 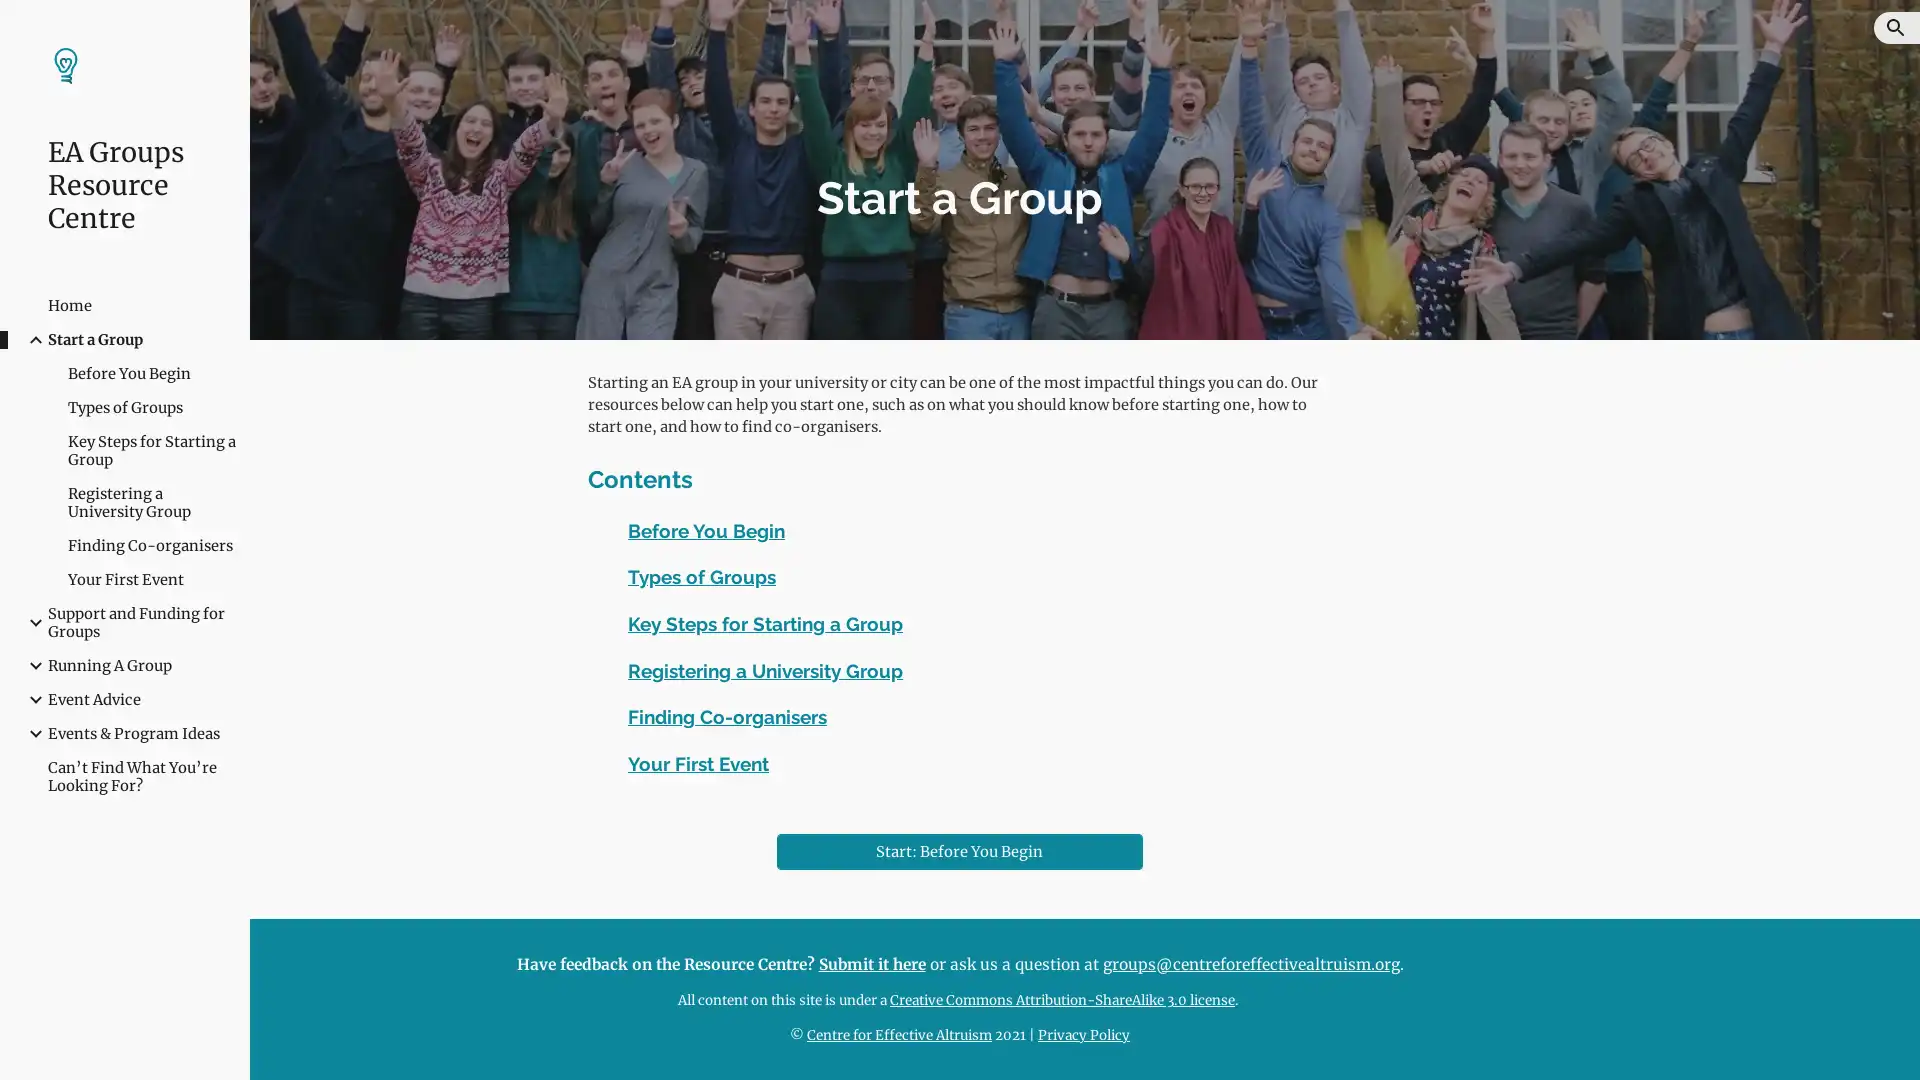 What do you see at coordinates (974, 716) in the screenshot?
I see `Copy heading link` at bounding box center [974, 716].